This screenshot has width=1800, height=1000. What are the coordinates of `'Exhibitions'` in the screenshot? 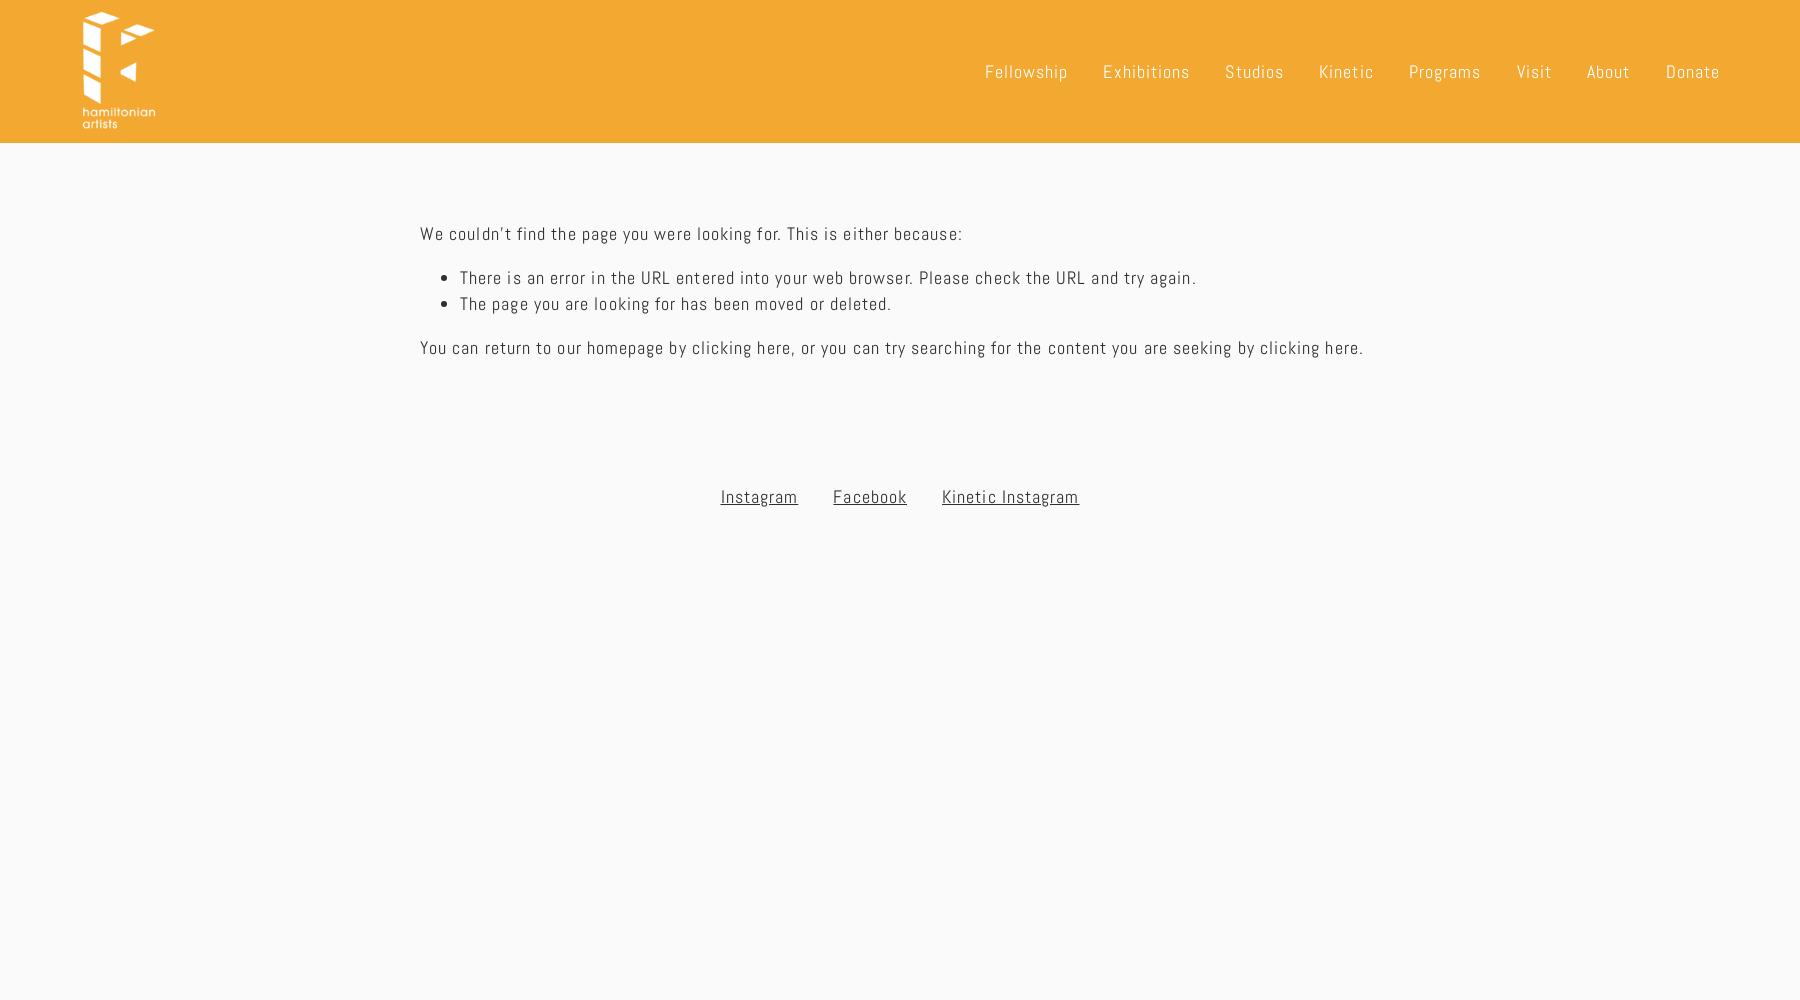 It's located at (1145, 69).